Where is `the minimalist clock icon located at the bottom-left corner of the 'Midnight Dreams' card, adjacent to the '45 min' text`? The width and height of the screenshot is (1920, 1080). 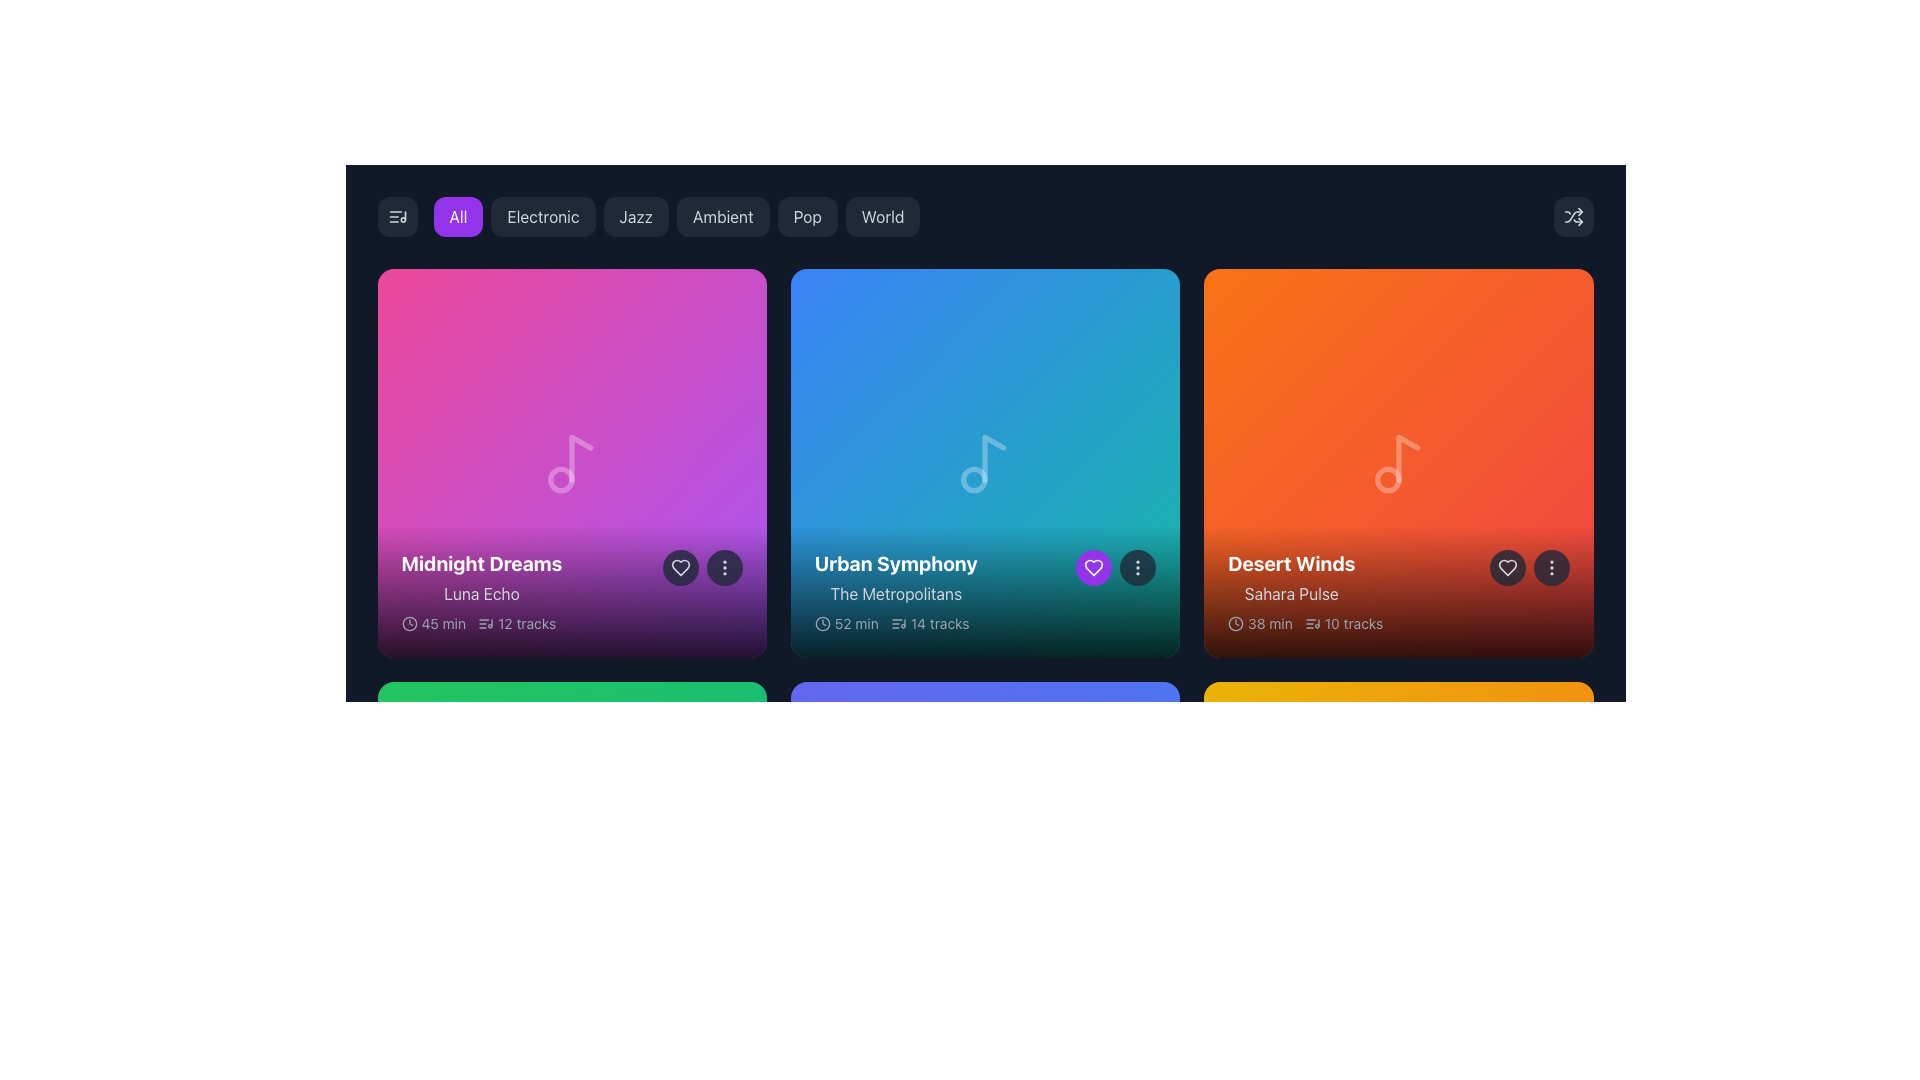 the minimalist clock icon located at the bottom-left corner of the 'Midnight Dreams' card, adjacent to the '45 min' text is located at coordinates (408, 623).